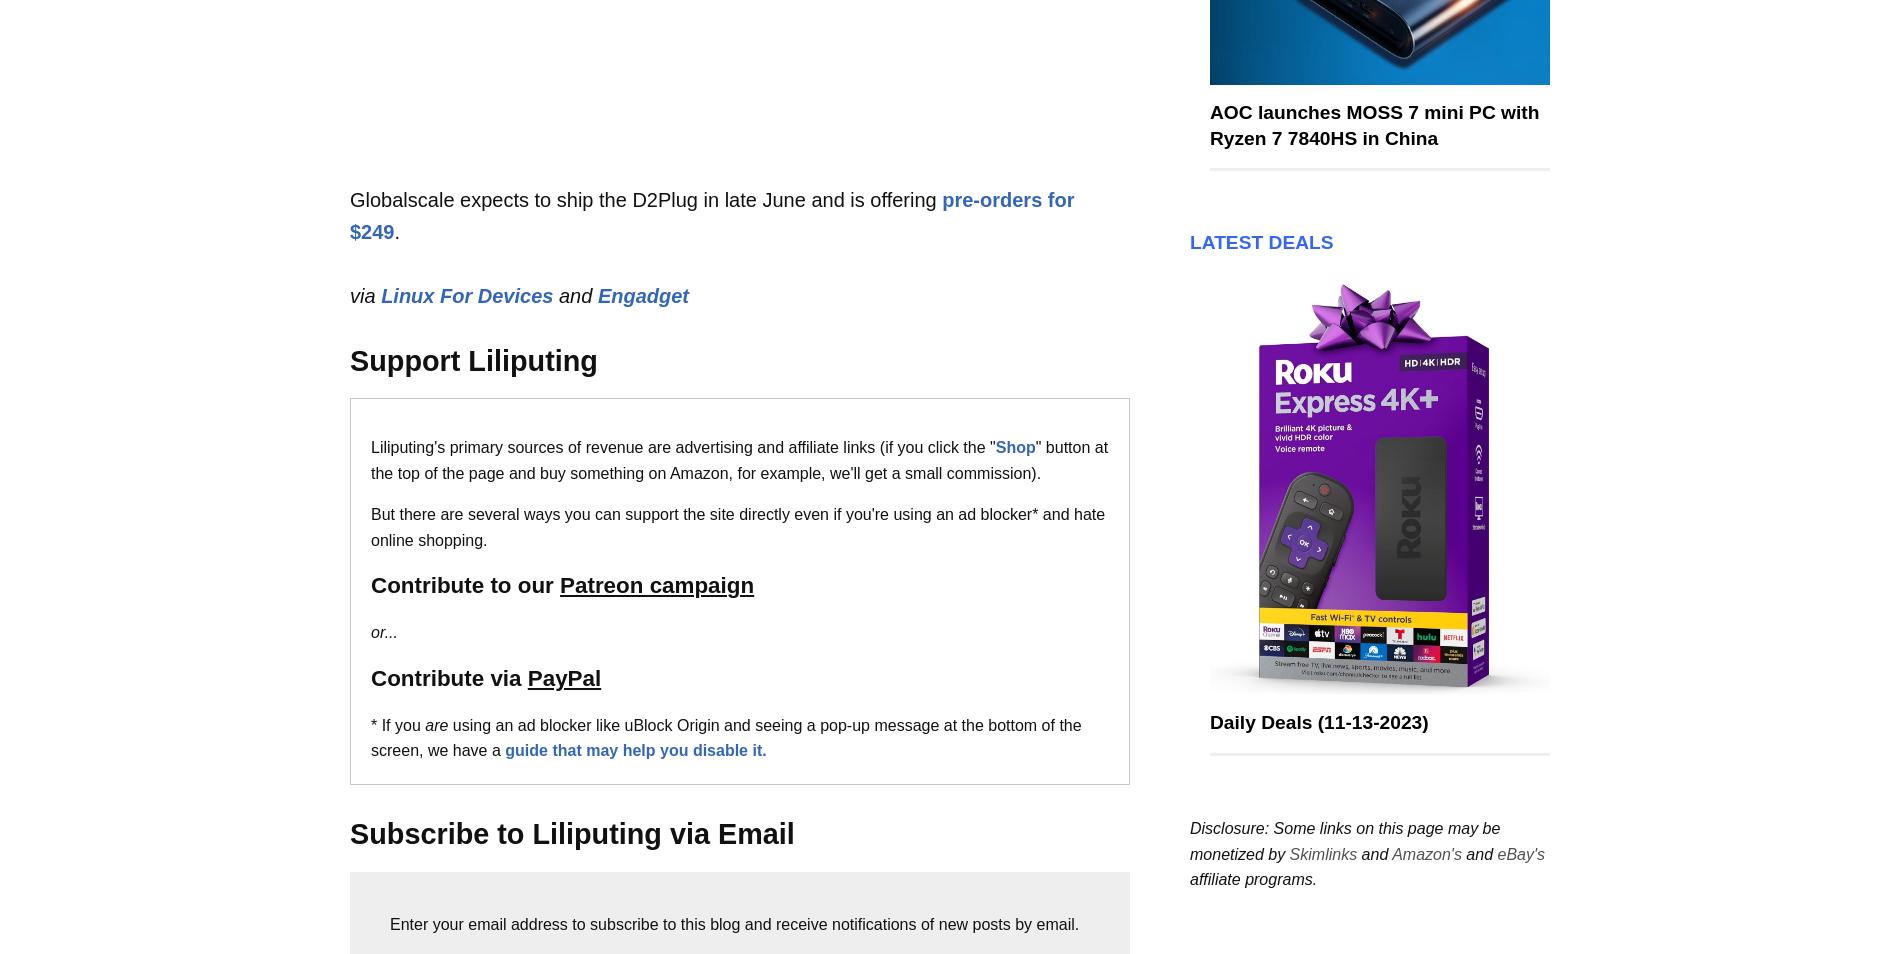 The height and width of the screenshot is (954, 1900). I want to click on 'PayPal', so click(563, 676).